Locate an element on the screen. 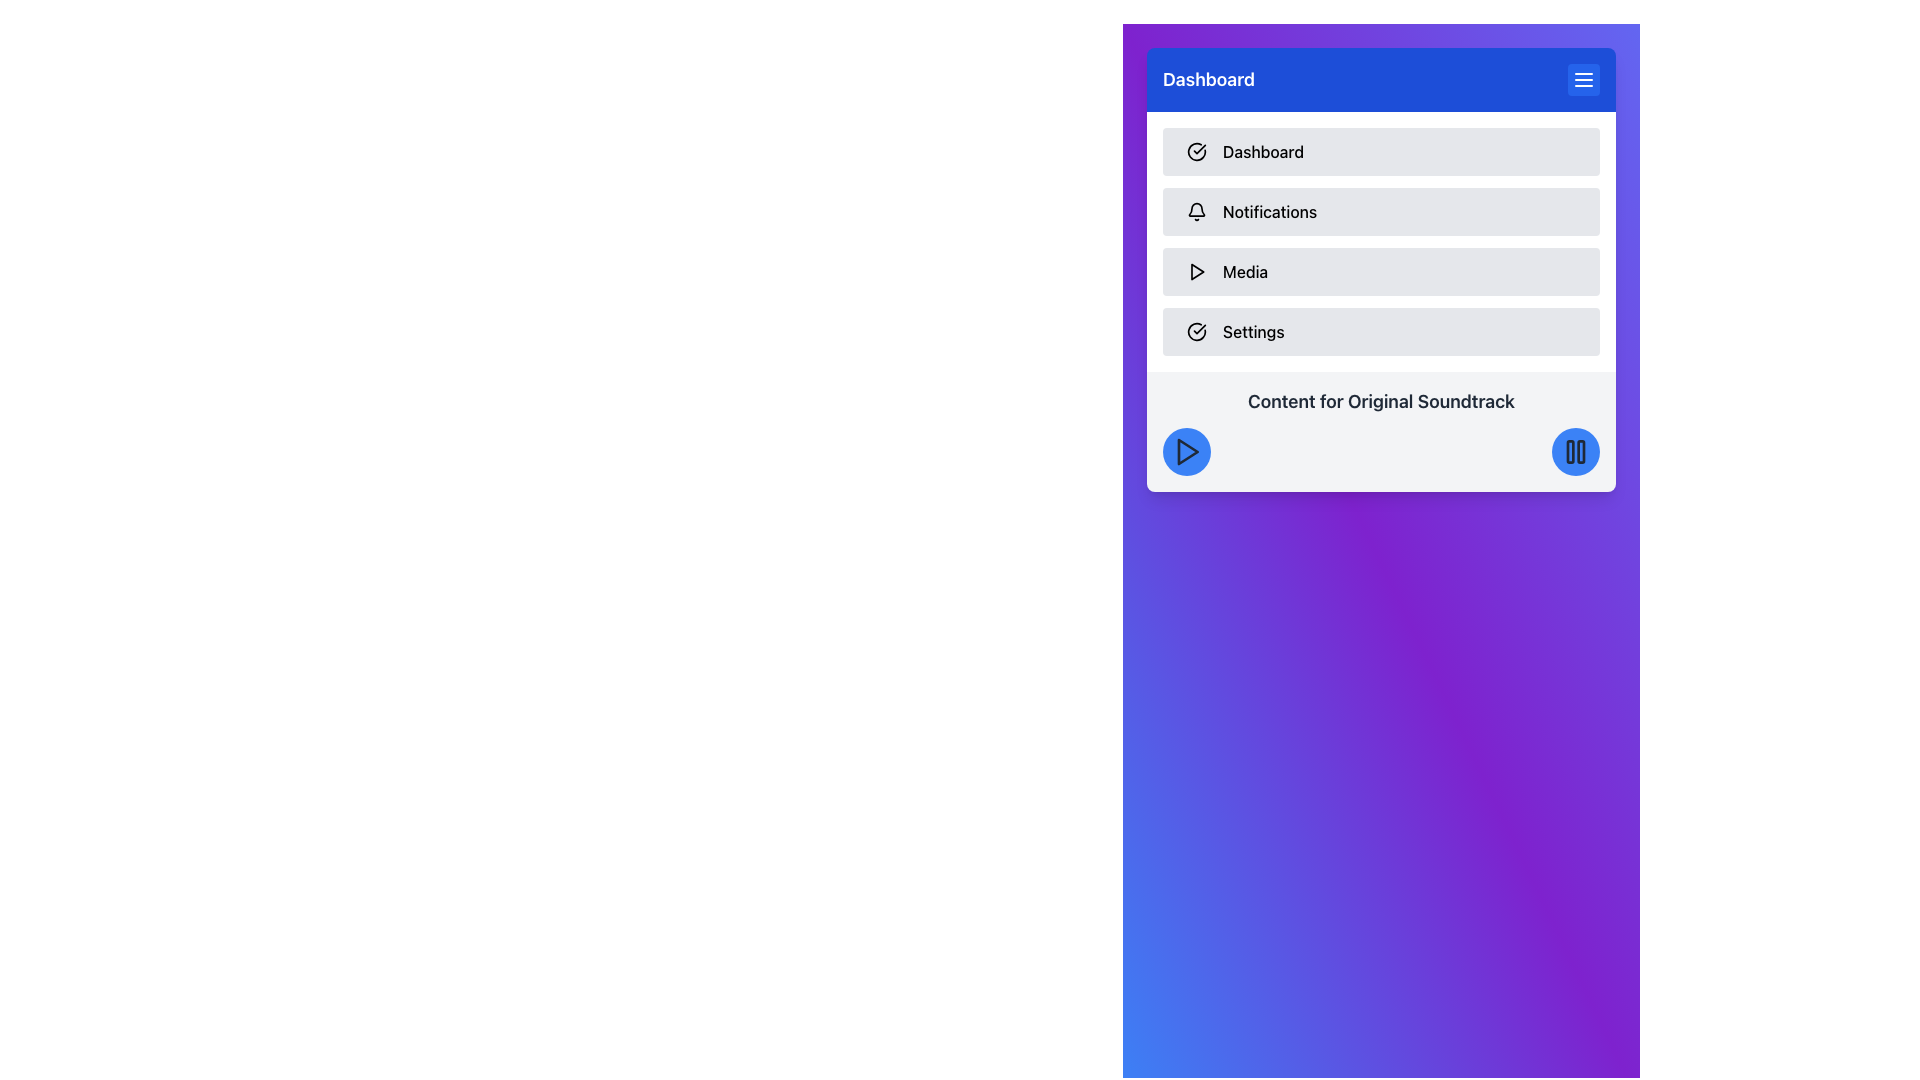  the notification icon resembling a bell located within the 'Notifications' menu item in the Dashboard section is located at coordinates (1196, 212).